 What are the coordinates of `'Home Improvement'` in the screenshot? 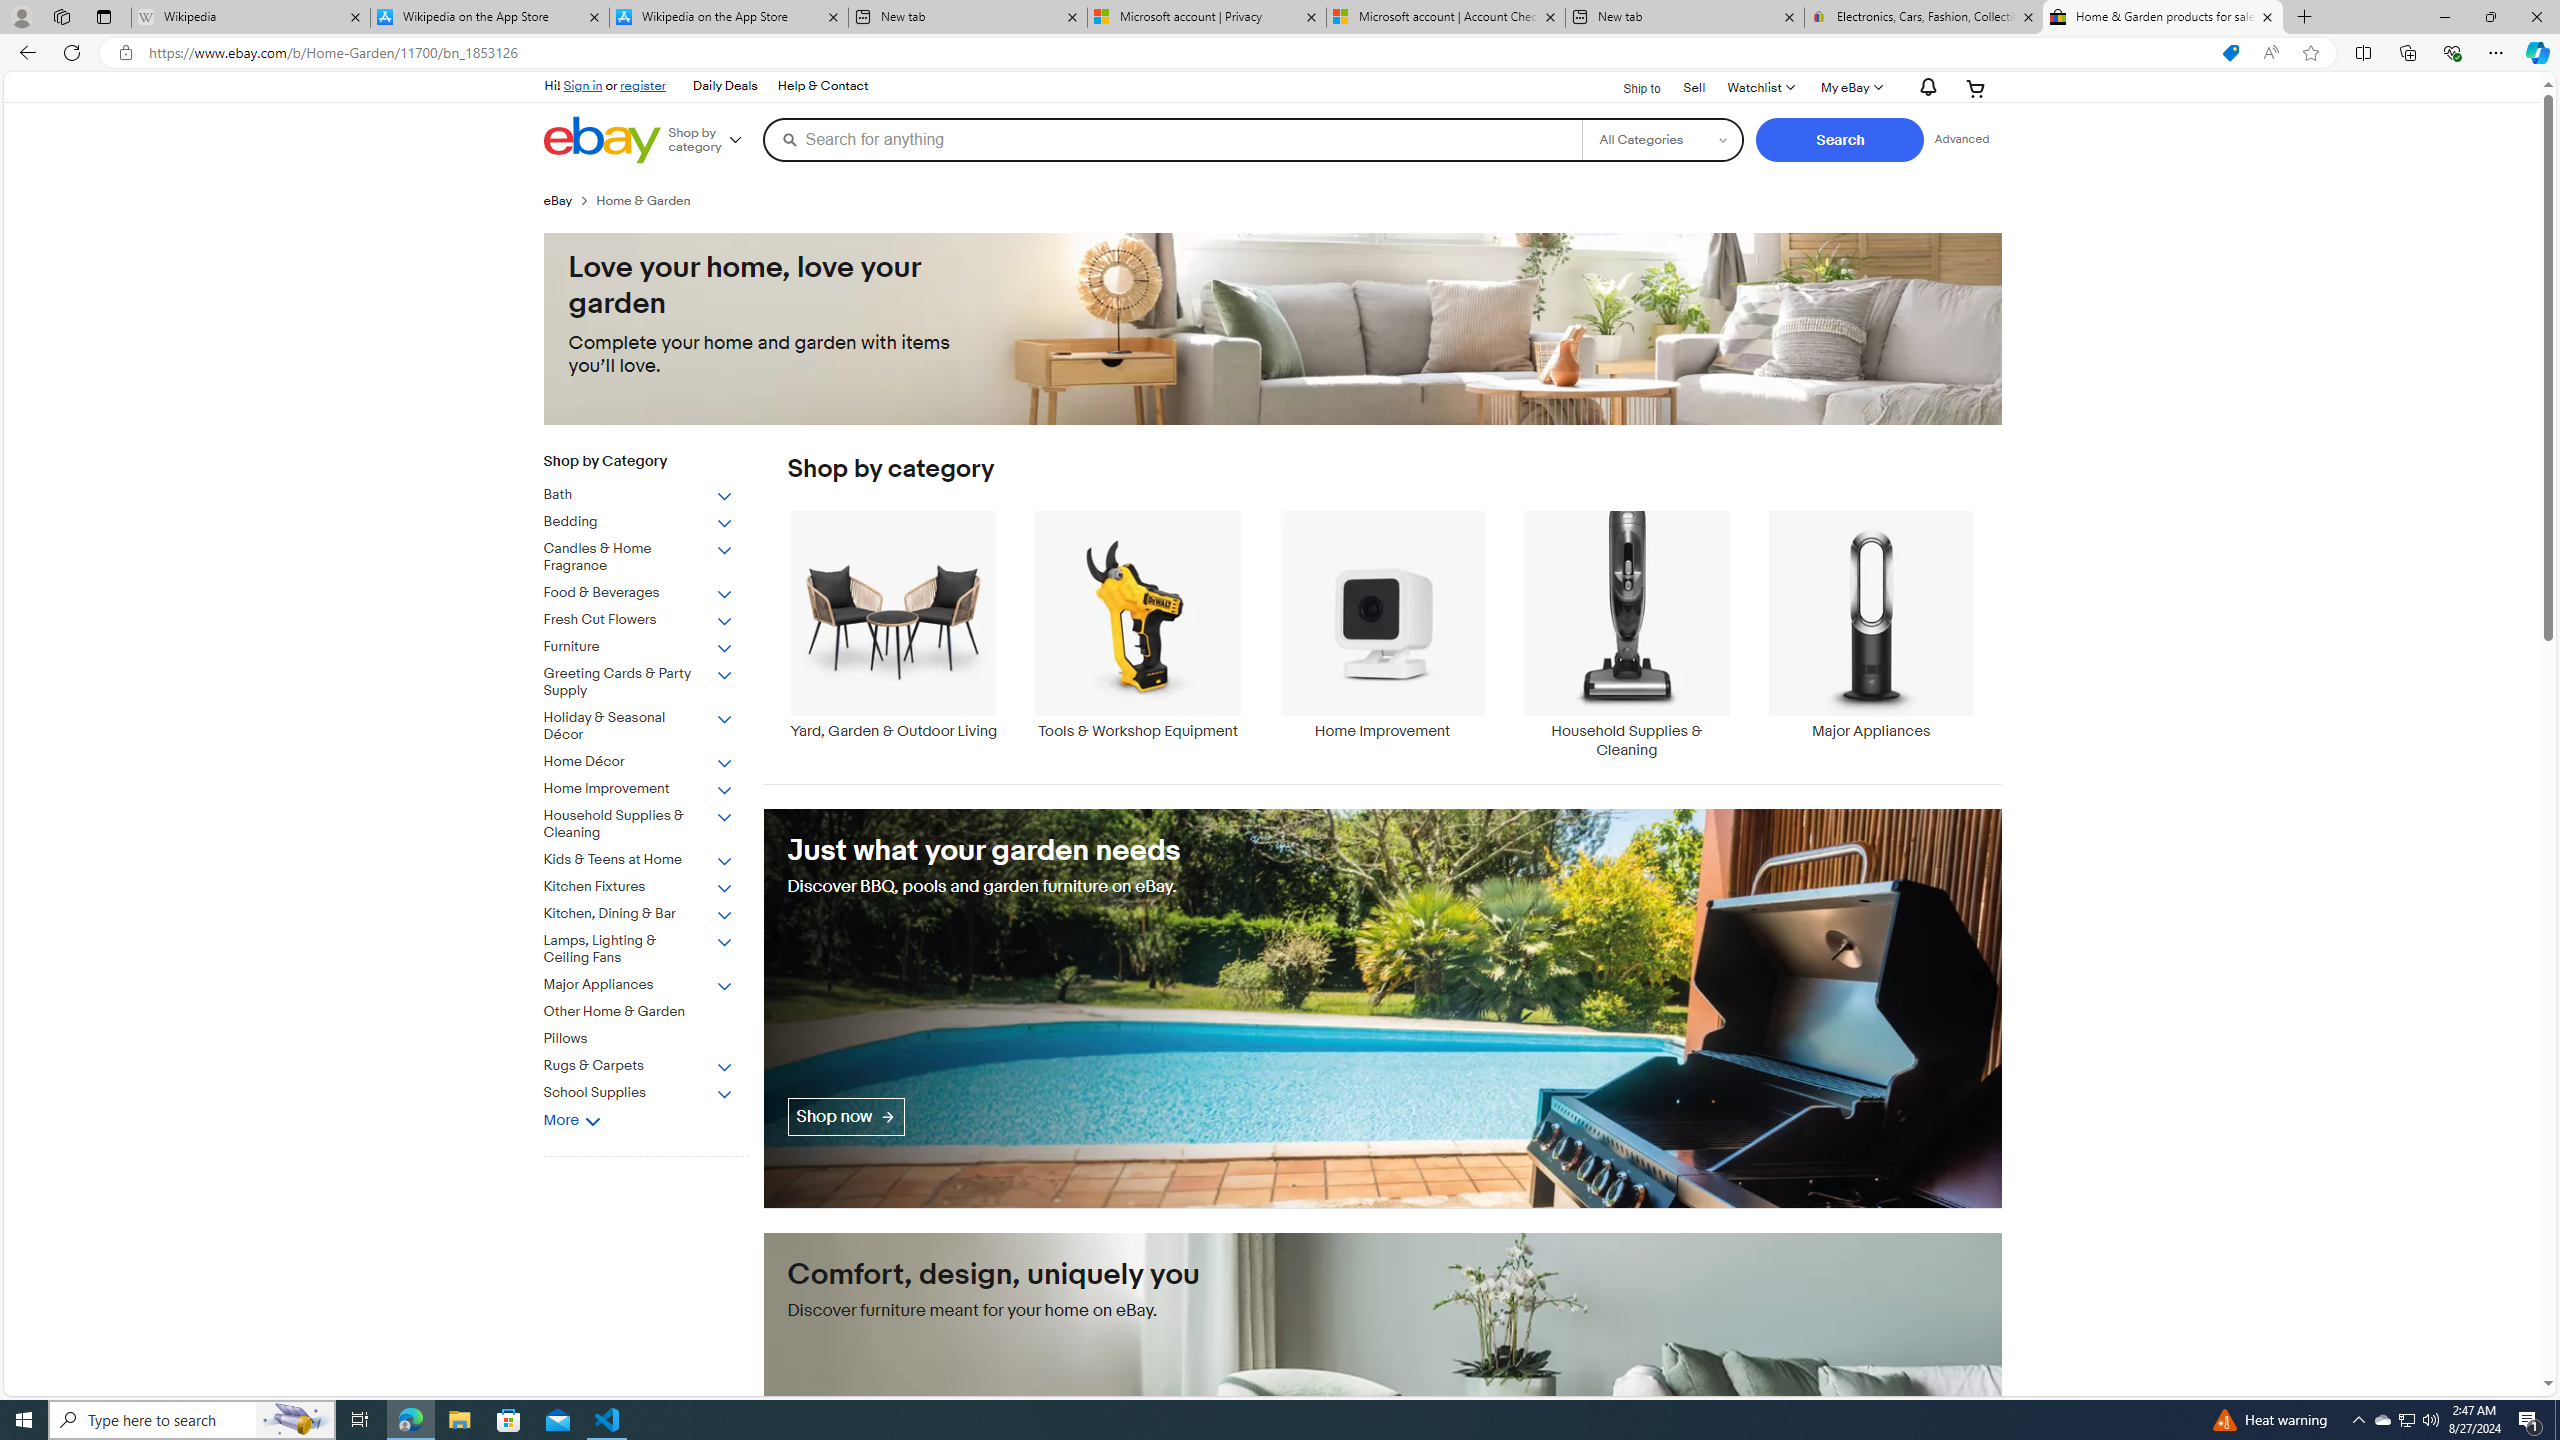 It's located at (1381, 624).